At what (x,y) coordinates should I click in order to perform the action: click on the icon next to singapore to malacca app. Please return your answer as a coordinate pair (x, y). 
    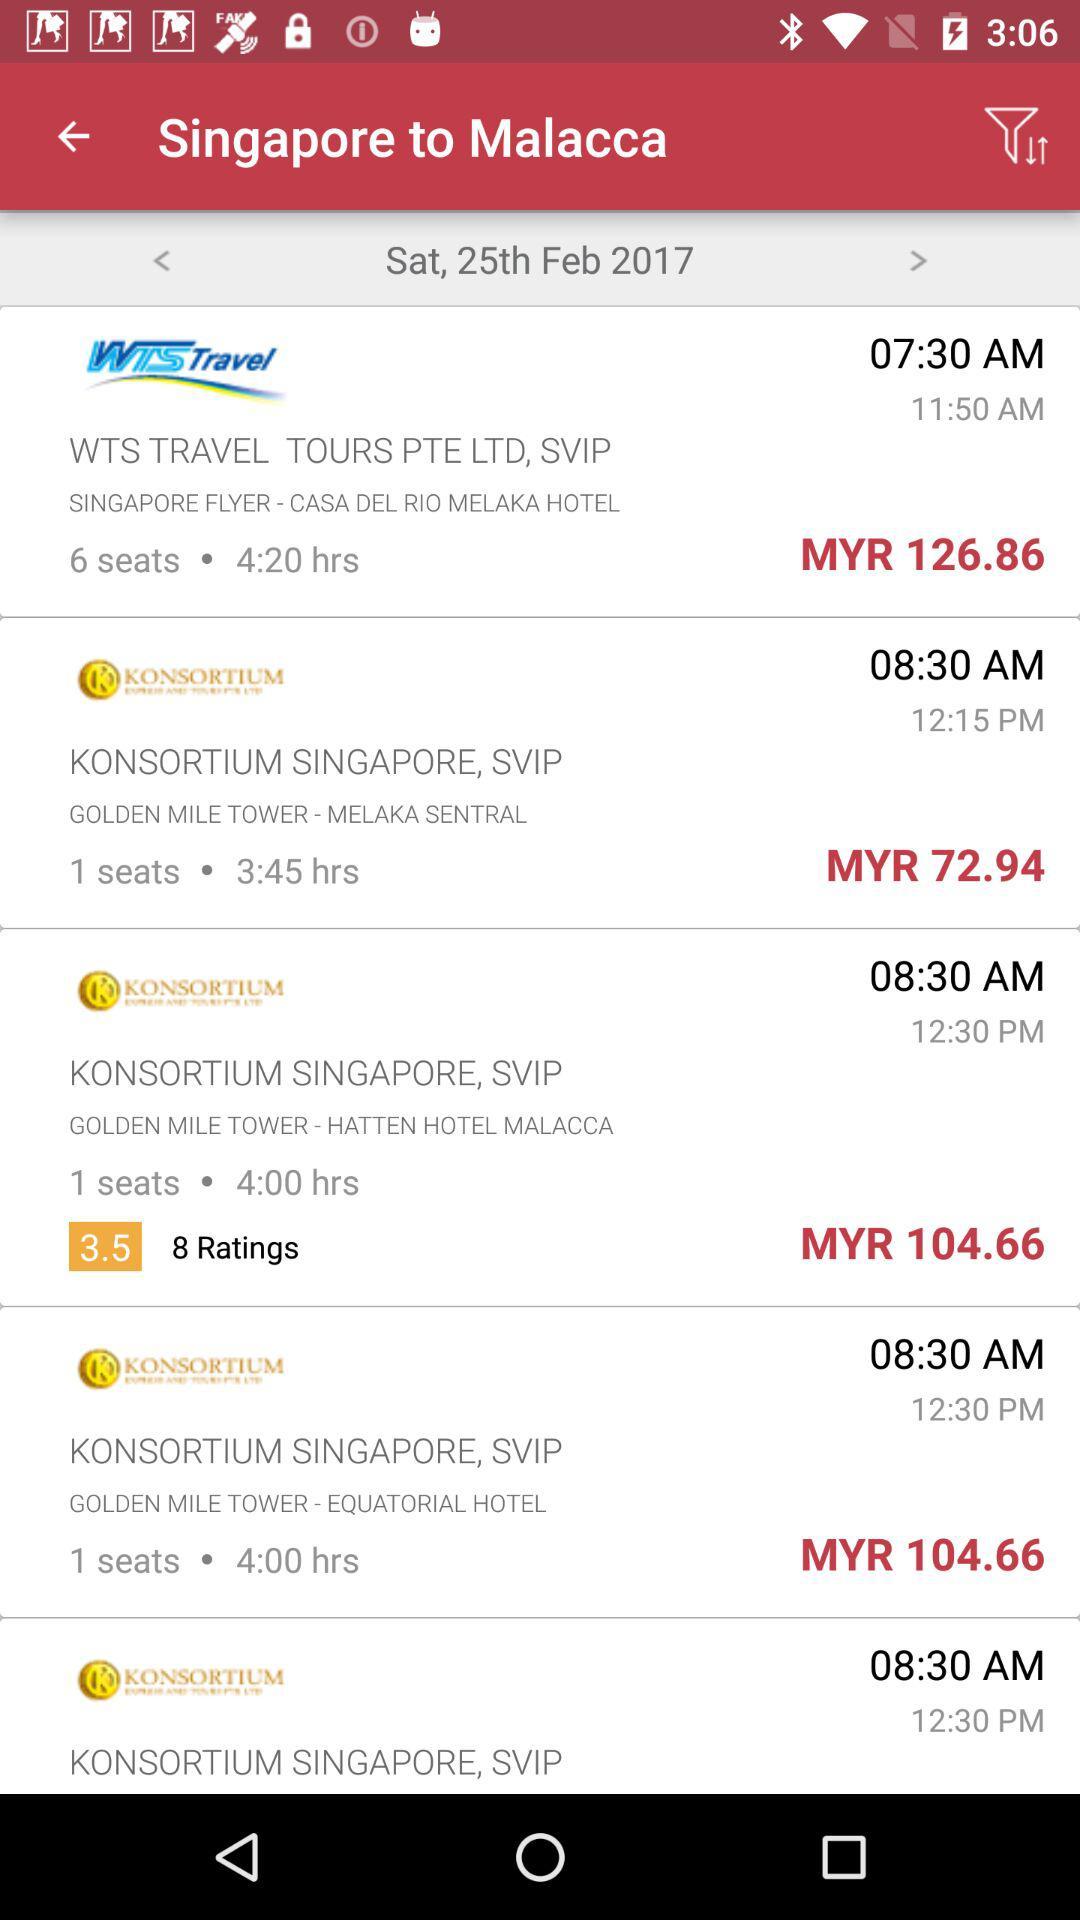
    Looking at the image, I should click on (72, 135).